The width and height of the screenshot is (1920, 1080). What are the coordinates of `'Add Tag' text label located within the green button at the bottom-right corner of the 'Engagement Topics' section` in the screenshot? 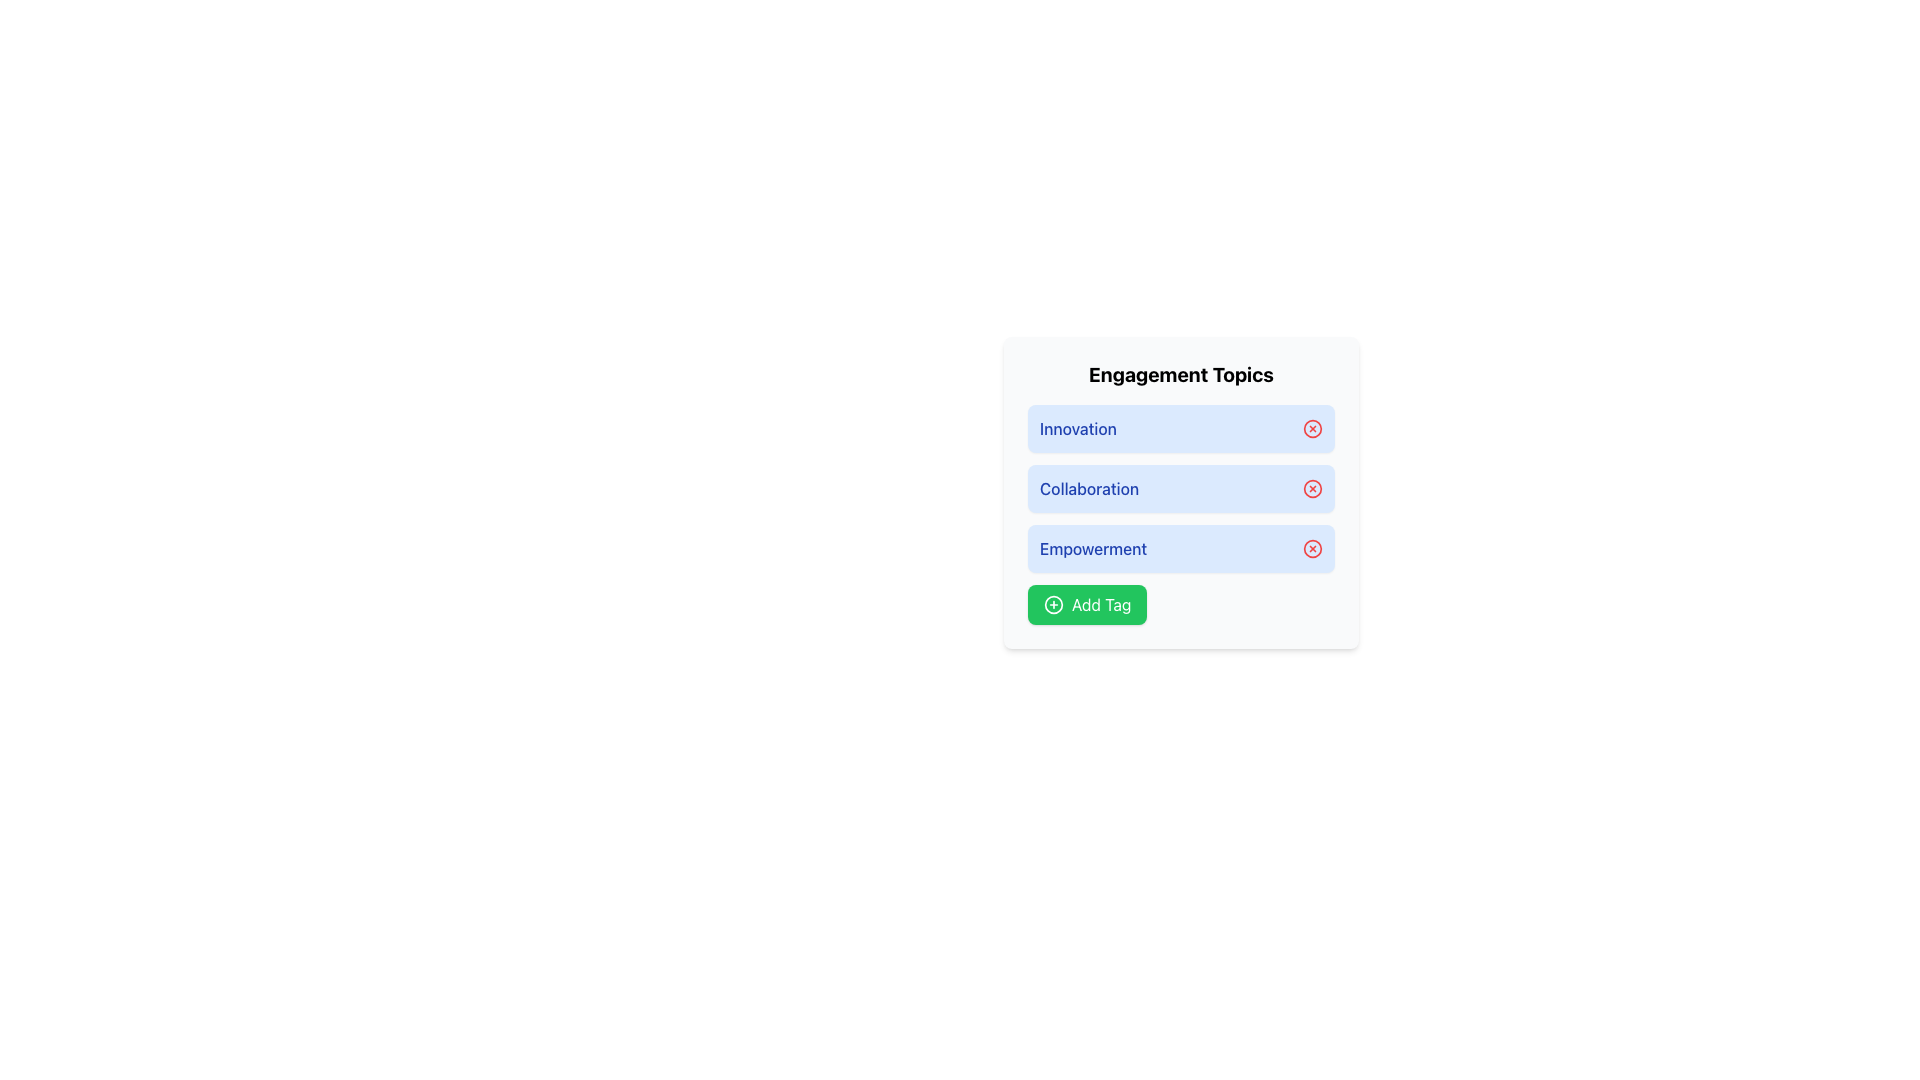 It's located at (1100, 604).